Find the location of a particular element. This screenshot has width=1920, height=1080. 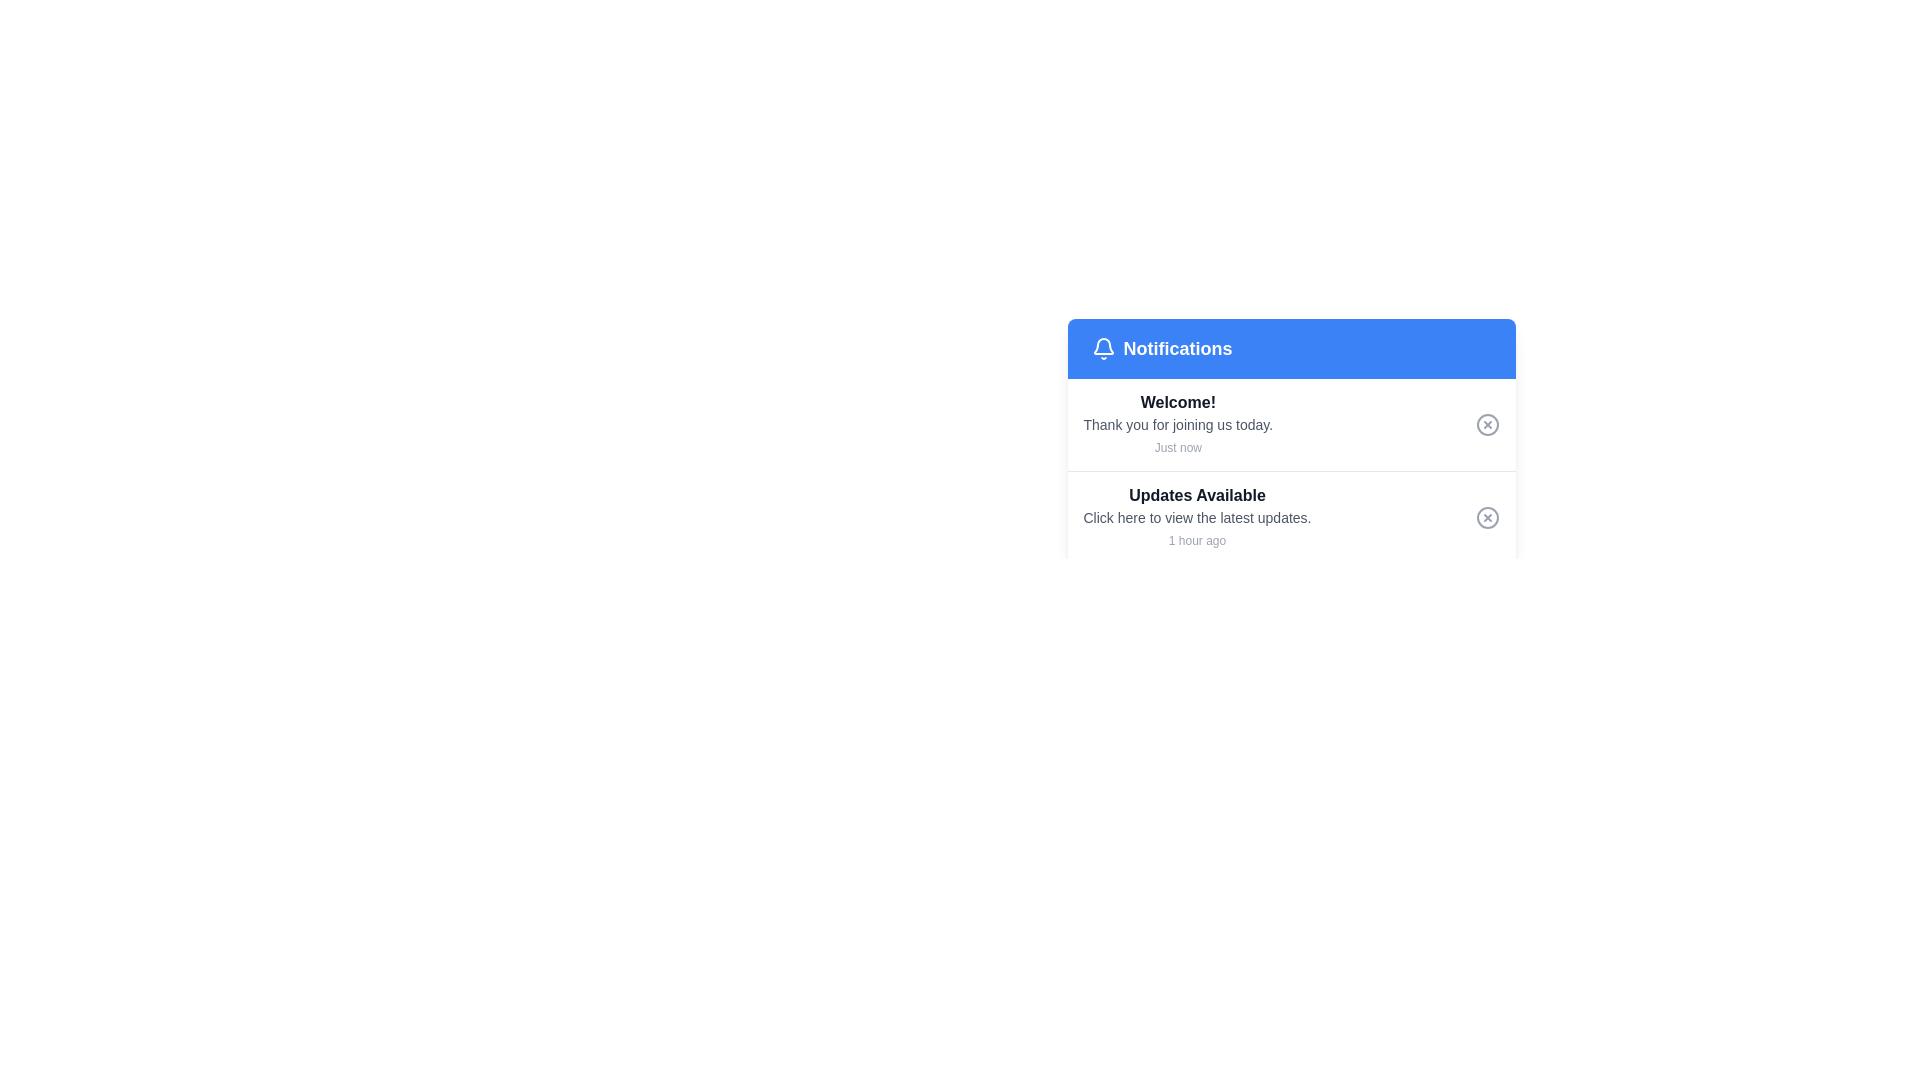

the close button icon located in the bottom row of the notification panel, positioned to the far right of the 'Updates Available' text is located at coordinates (1487, 516).